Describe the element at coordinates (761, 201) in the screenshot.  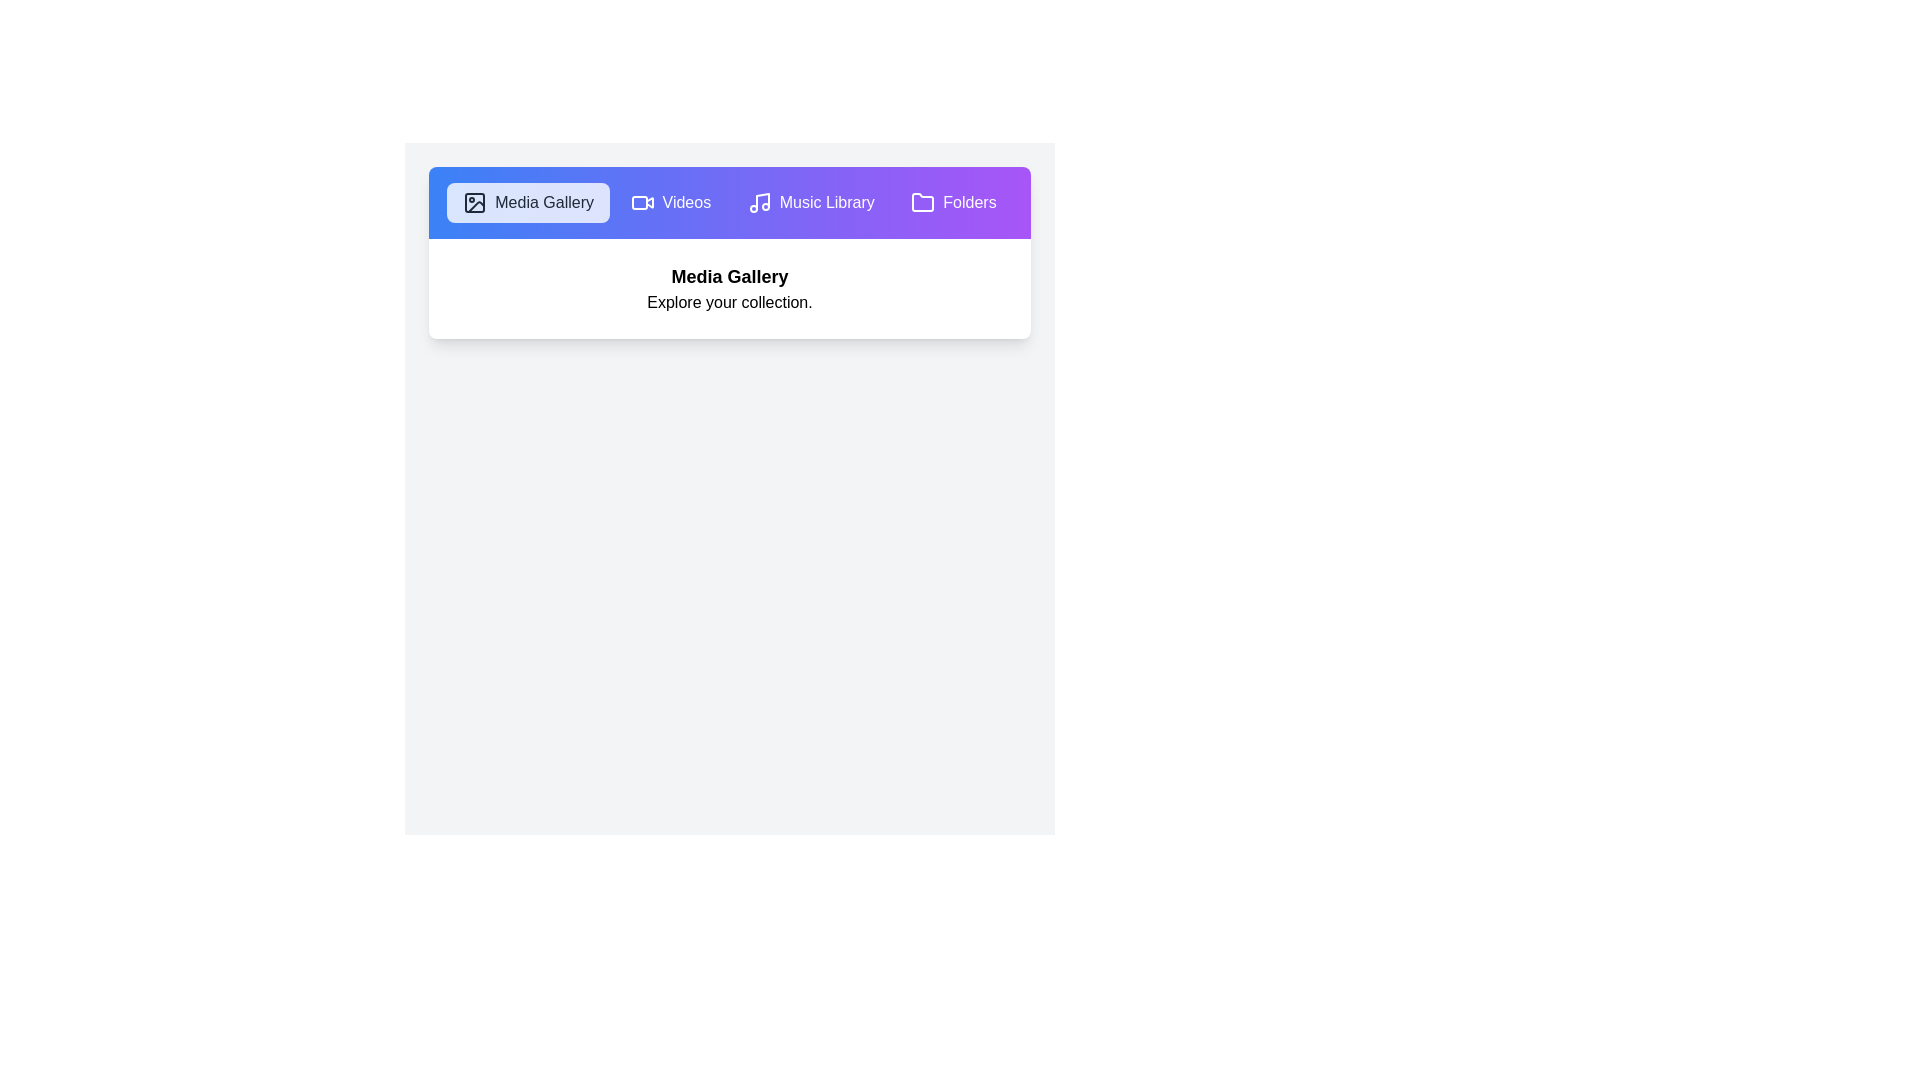
I see `the vertical line resembling a musical note's stem in the 'Music Library' icon group, located in the navigation bar` at that location.